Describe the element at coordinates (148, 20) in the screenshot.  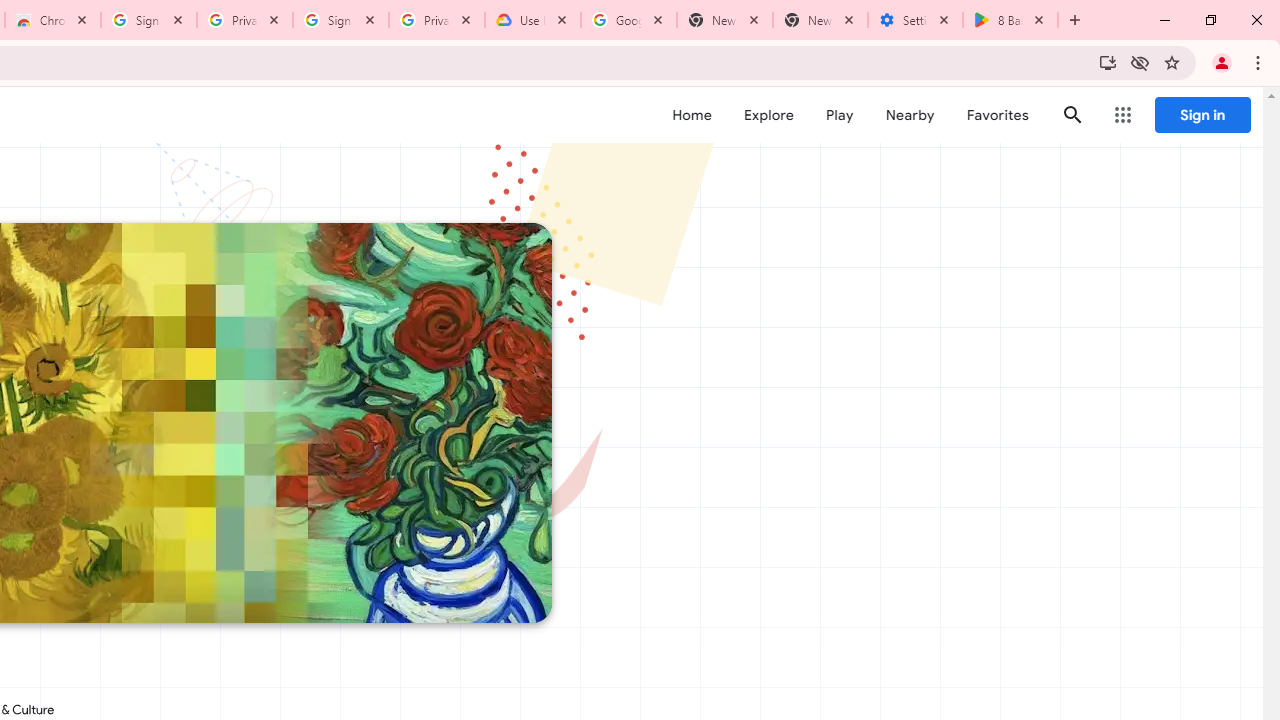
I see `'Sign in - Google Accounts'` at that location.